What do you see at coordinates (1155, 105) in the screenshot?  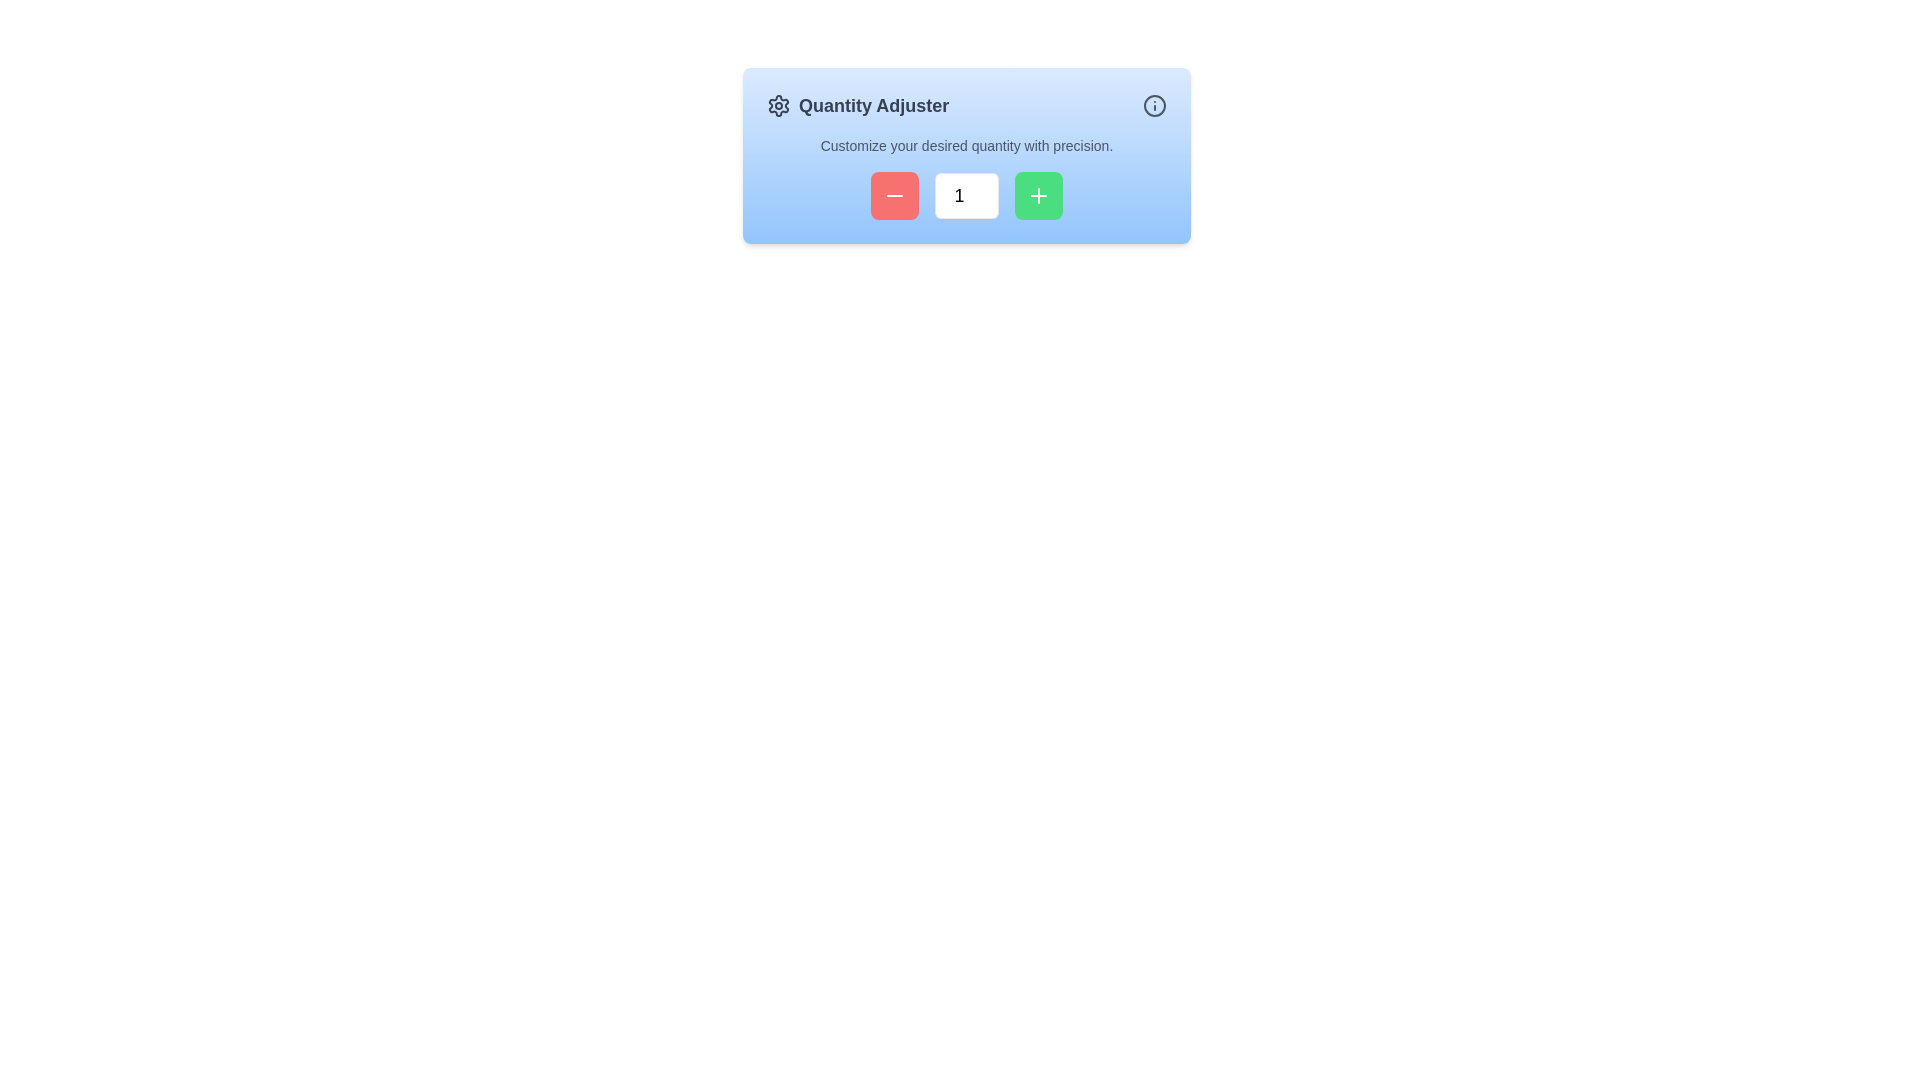 I see `the information/help icon located at the top-right corner of the 'Quantity Adjuster' section` at bounding box center [1155, 105].